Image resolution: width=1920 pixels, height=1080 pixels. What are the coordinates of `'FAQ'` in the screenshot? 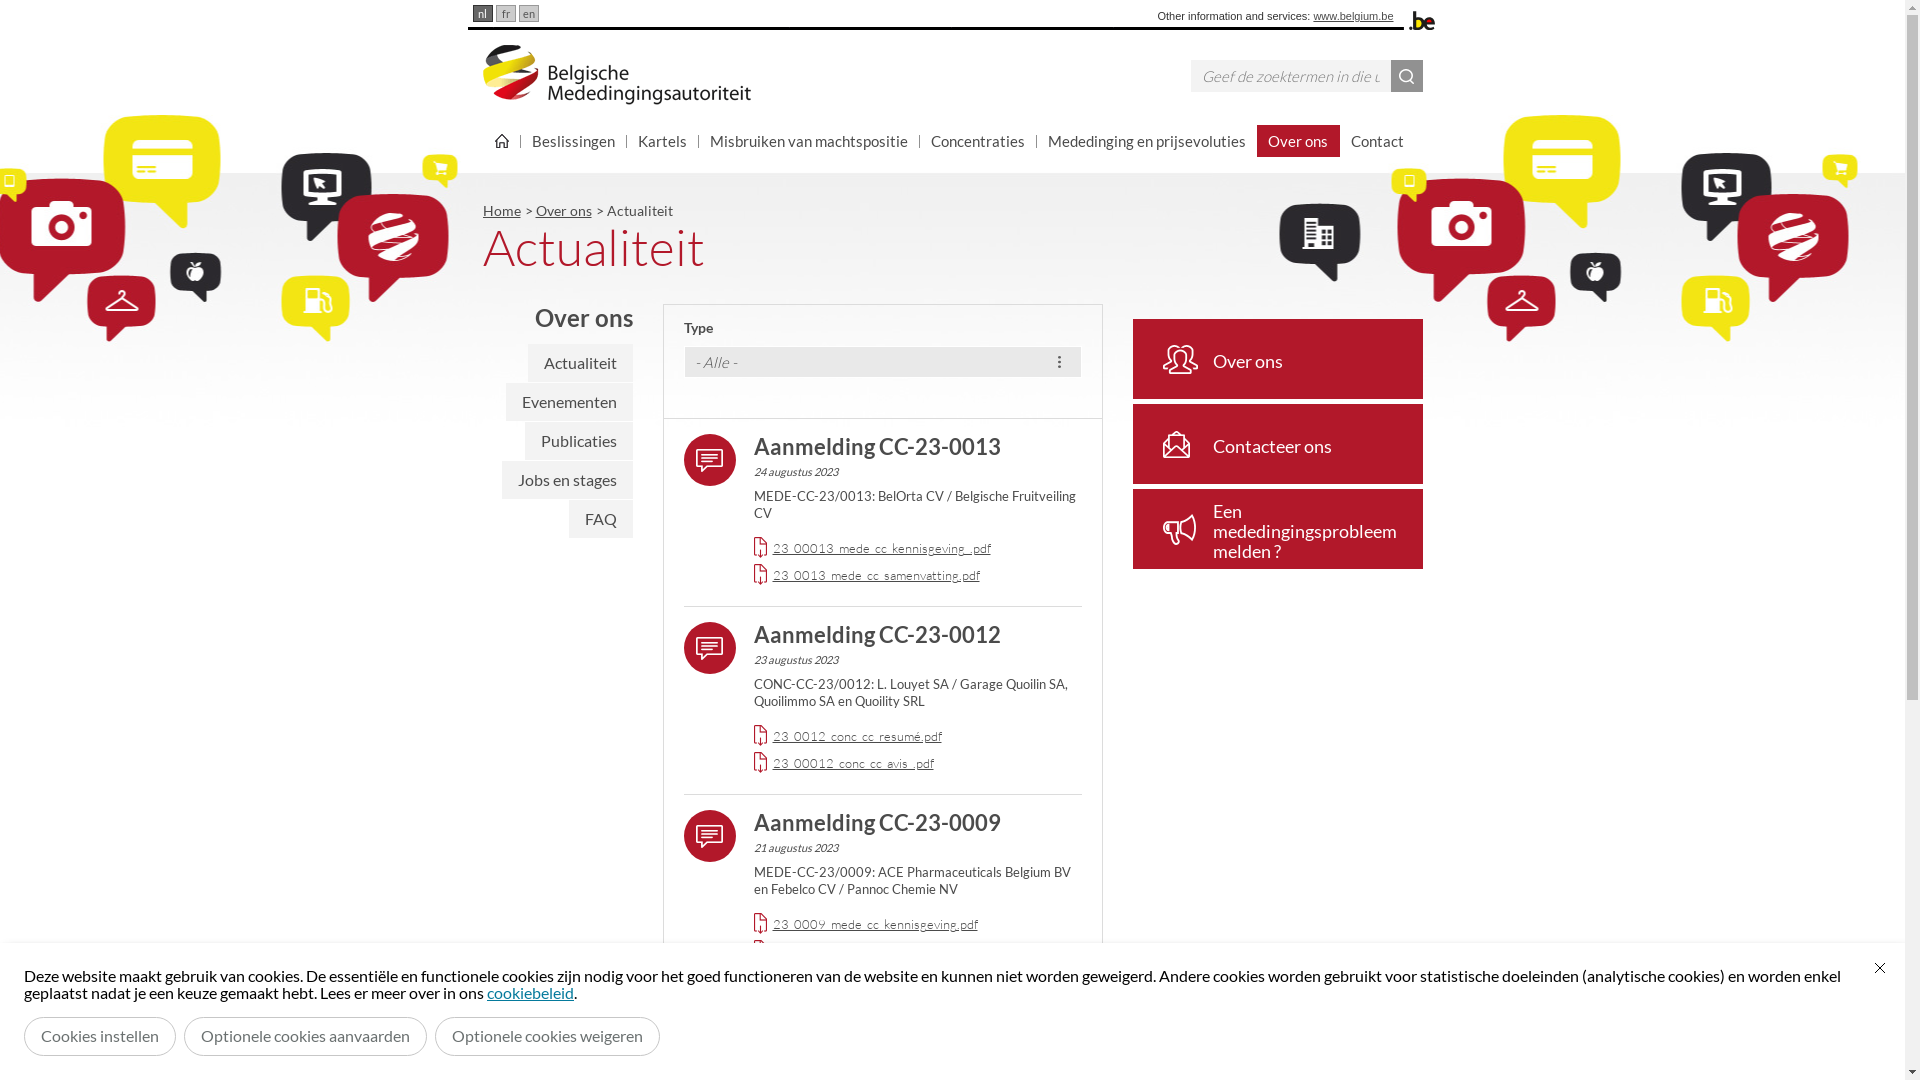 It's located at (566, 518).